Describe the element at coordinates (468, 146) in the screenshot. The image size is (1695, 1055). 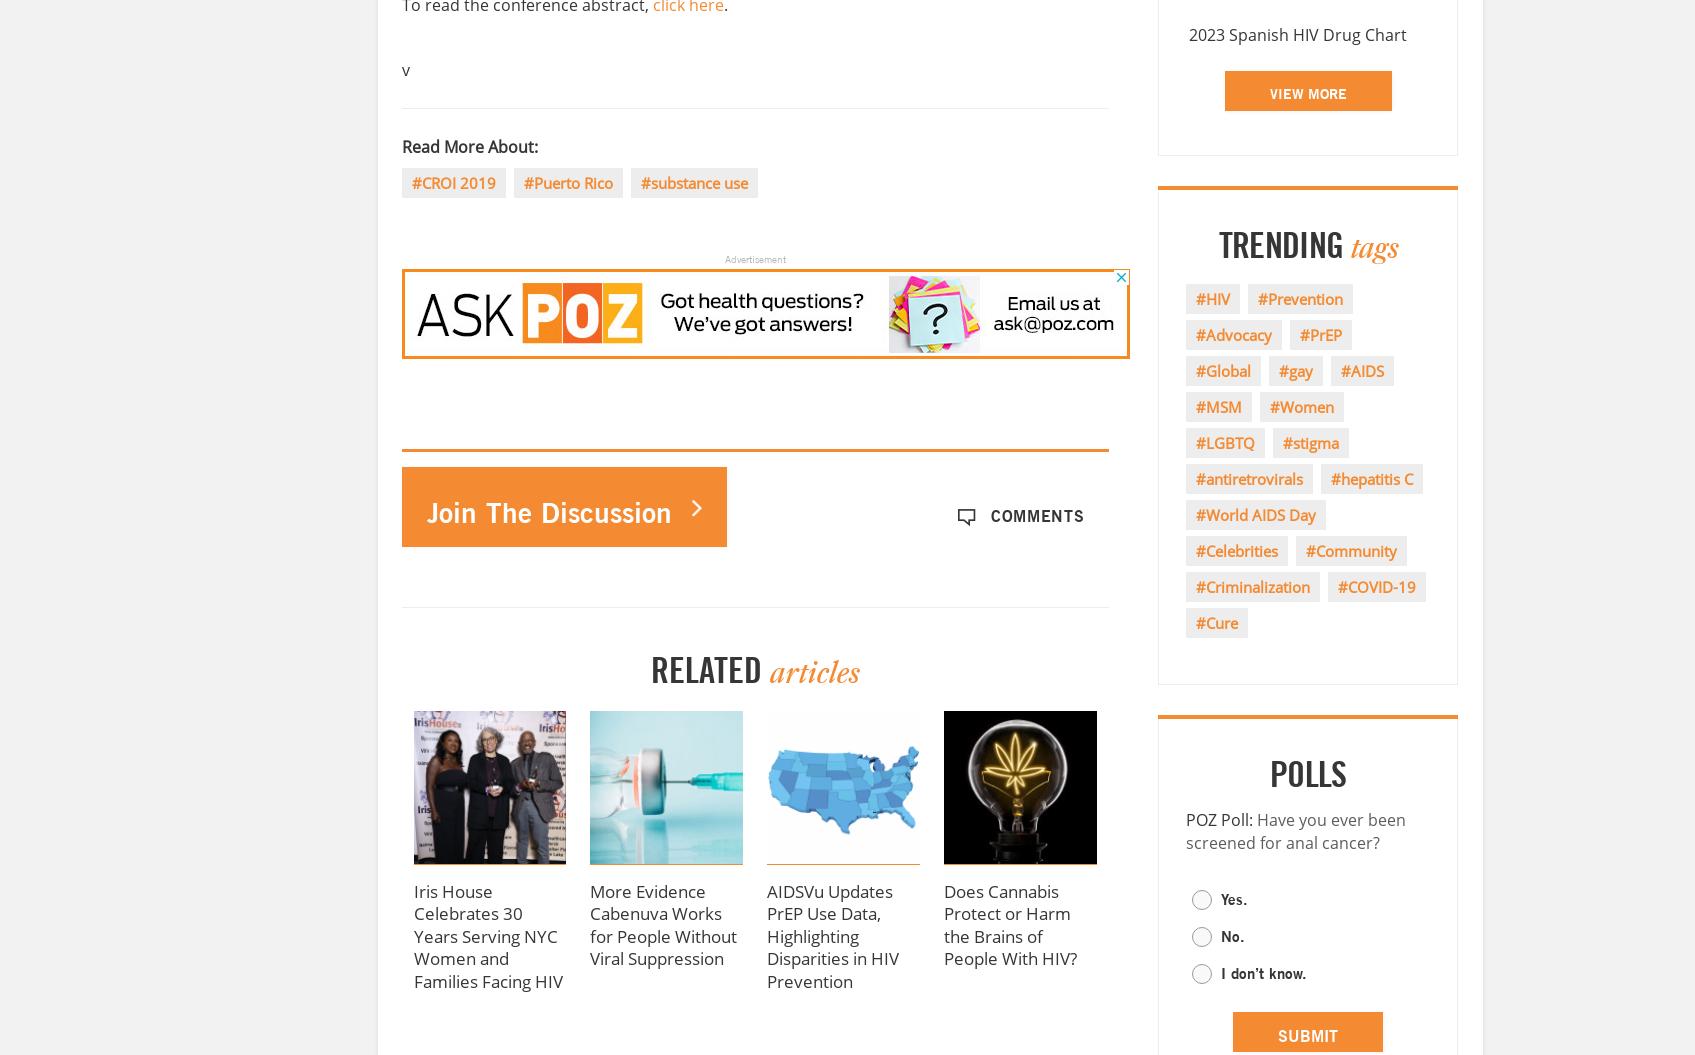
I see `'Read More About:'` at that location.